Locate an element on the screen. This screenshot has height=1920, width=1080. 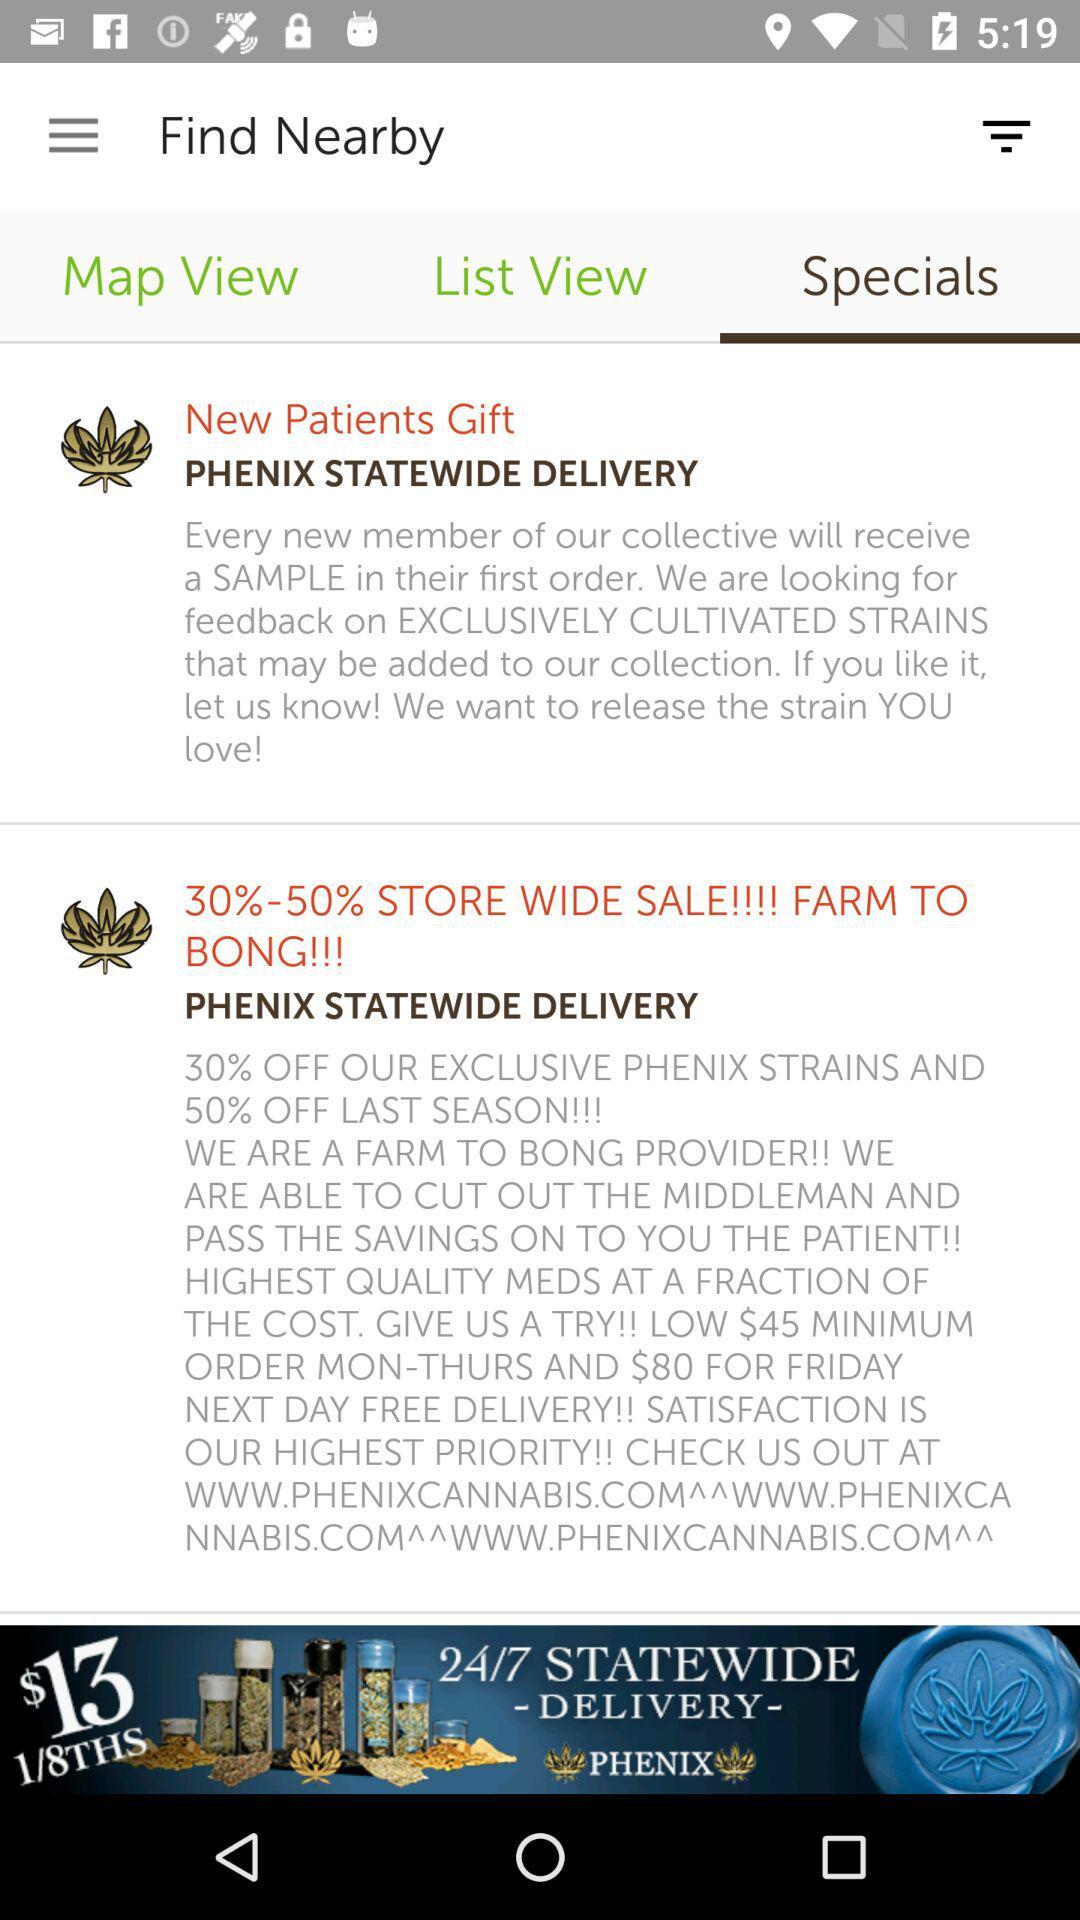
the every new member icon is located at coordinates (604, 642).